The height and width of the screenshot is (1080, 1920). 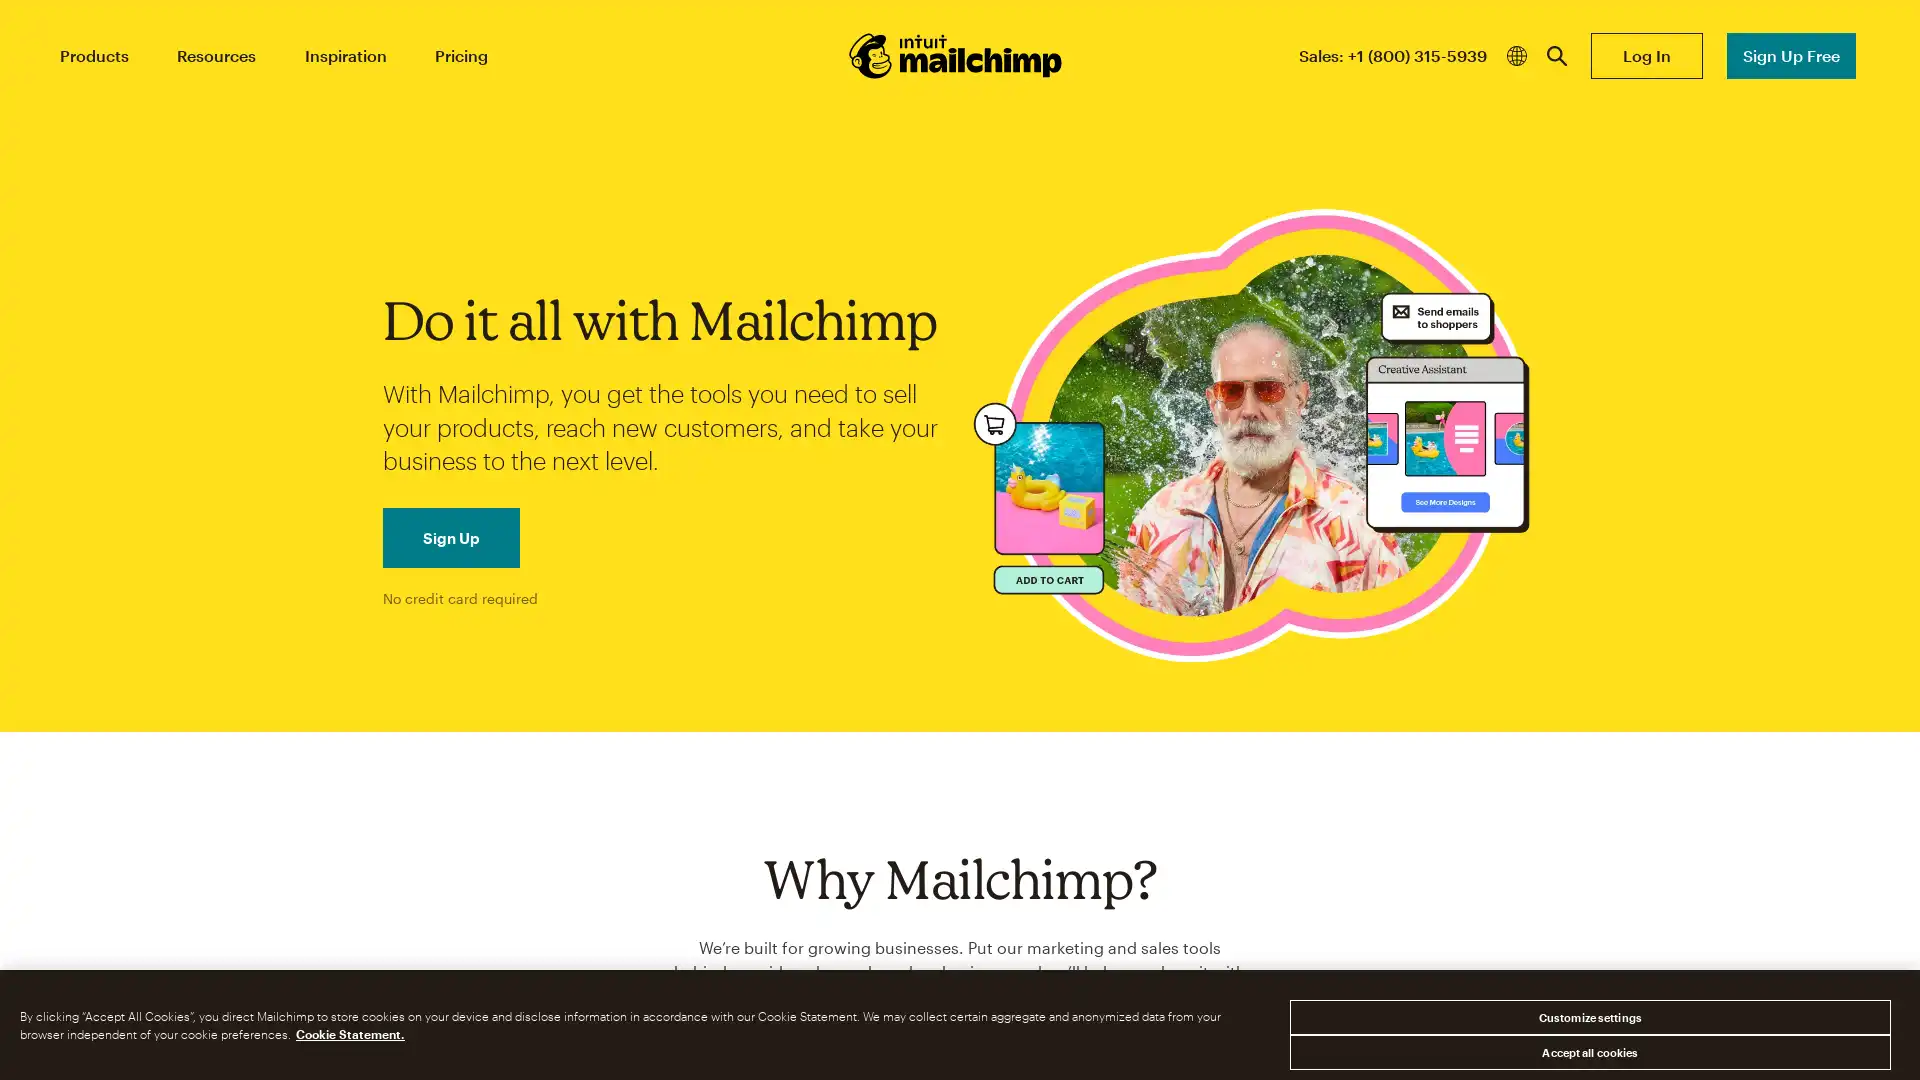 What do you see at coordinates (1588, 1051) in the screenshot?
I see `Accept all cookies` at bounding box center [1588, 1051].